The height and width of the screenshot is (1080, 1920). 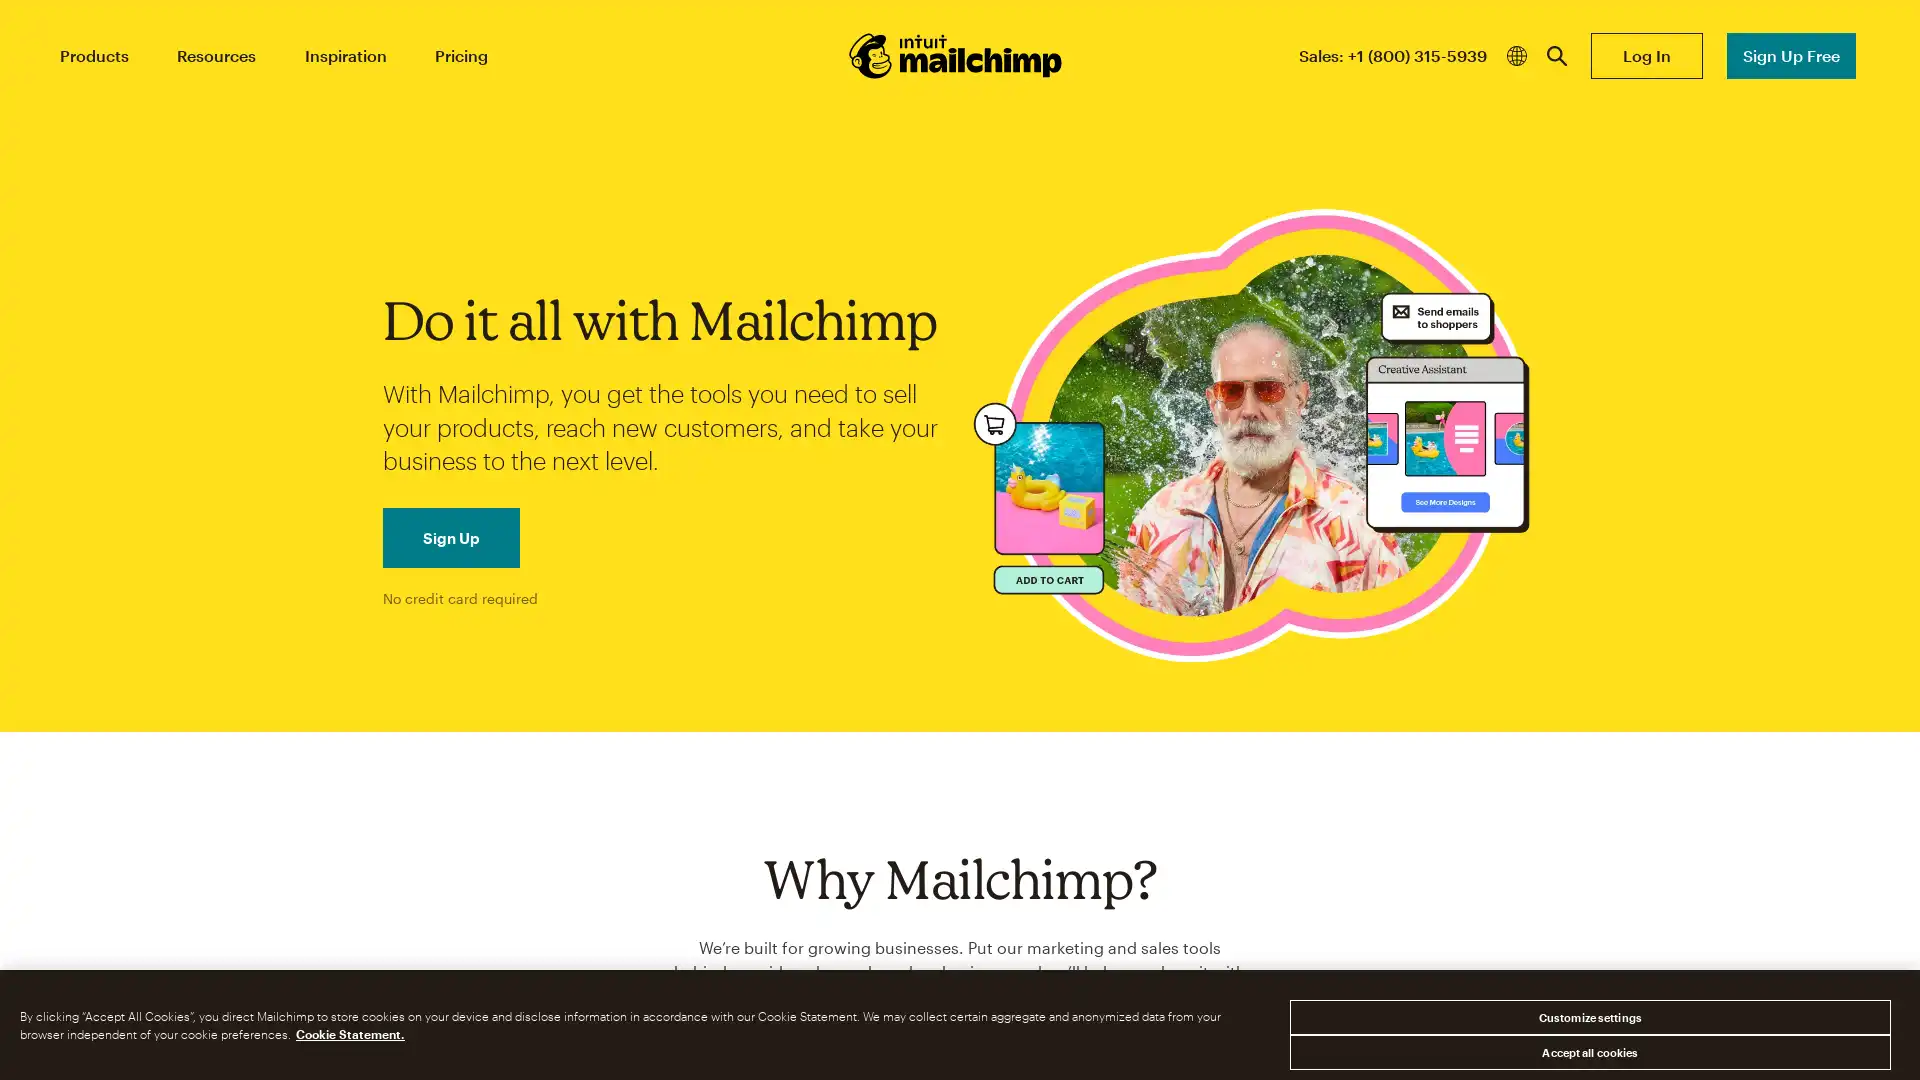 What do you see at coordinates (1588, 1051) in the screenshot?
I see `Accept all cookies` at bounding box center [1588, 1051].